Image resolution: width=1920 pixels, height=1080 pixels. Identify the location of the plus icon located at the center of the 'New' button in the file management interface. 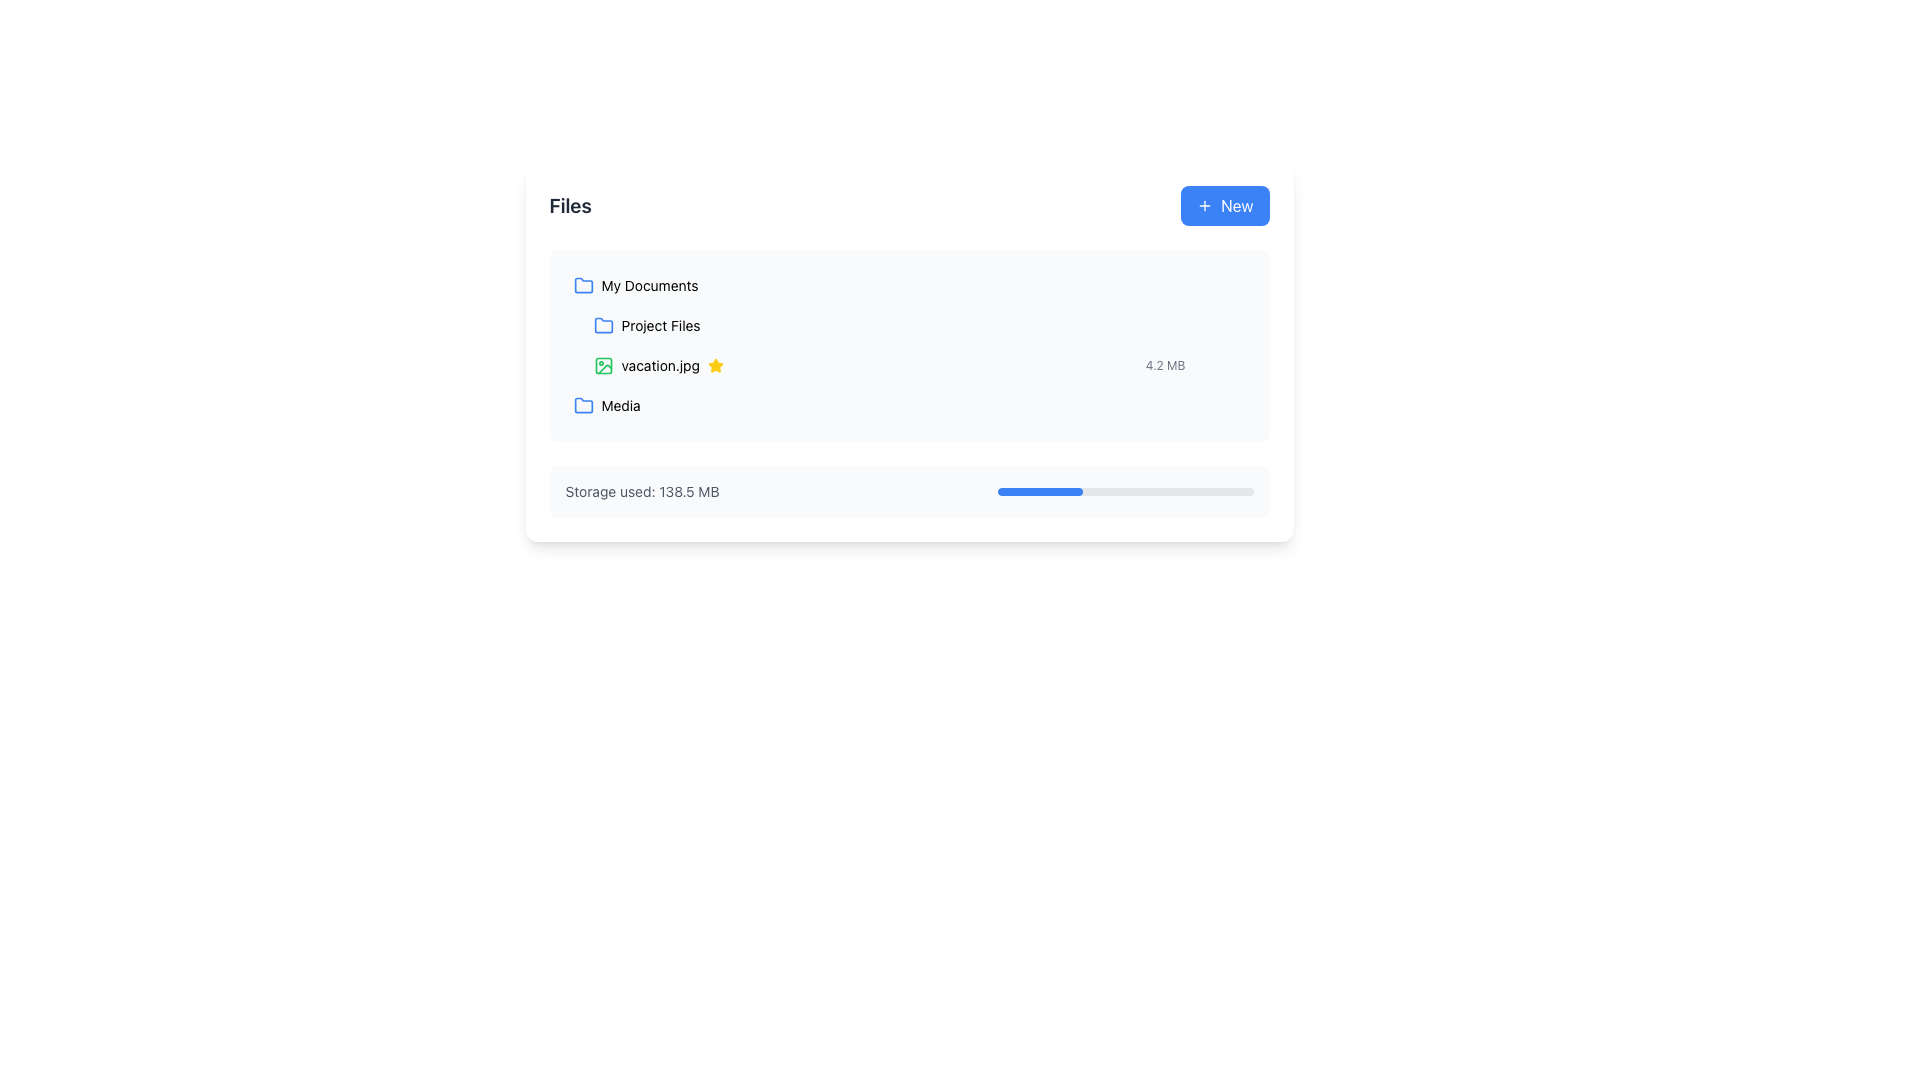
(1203, 205).